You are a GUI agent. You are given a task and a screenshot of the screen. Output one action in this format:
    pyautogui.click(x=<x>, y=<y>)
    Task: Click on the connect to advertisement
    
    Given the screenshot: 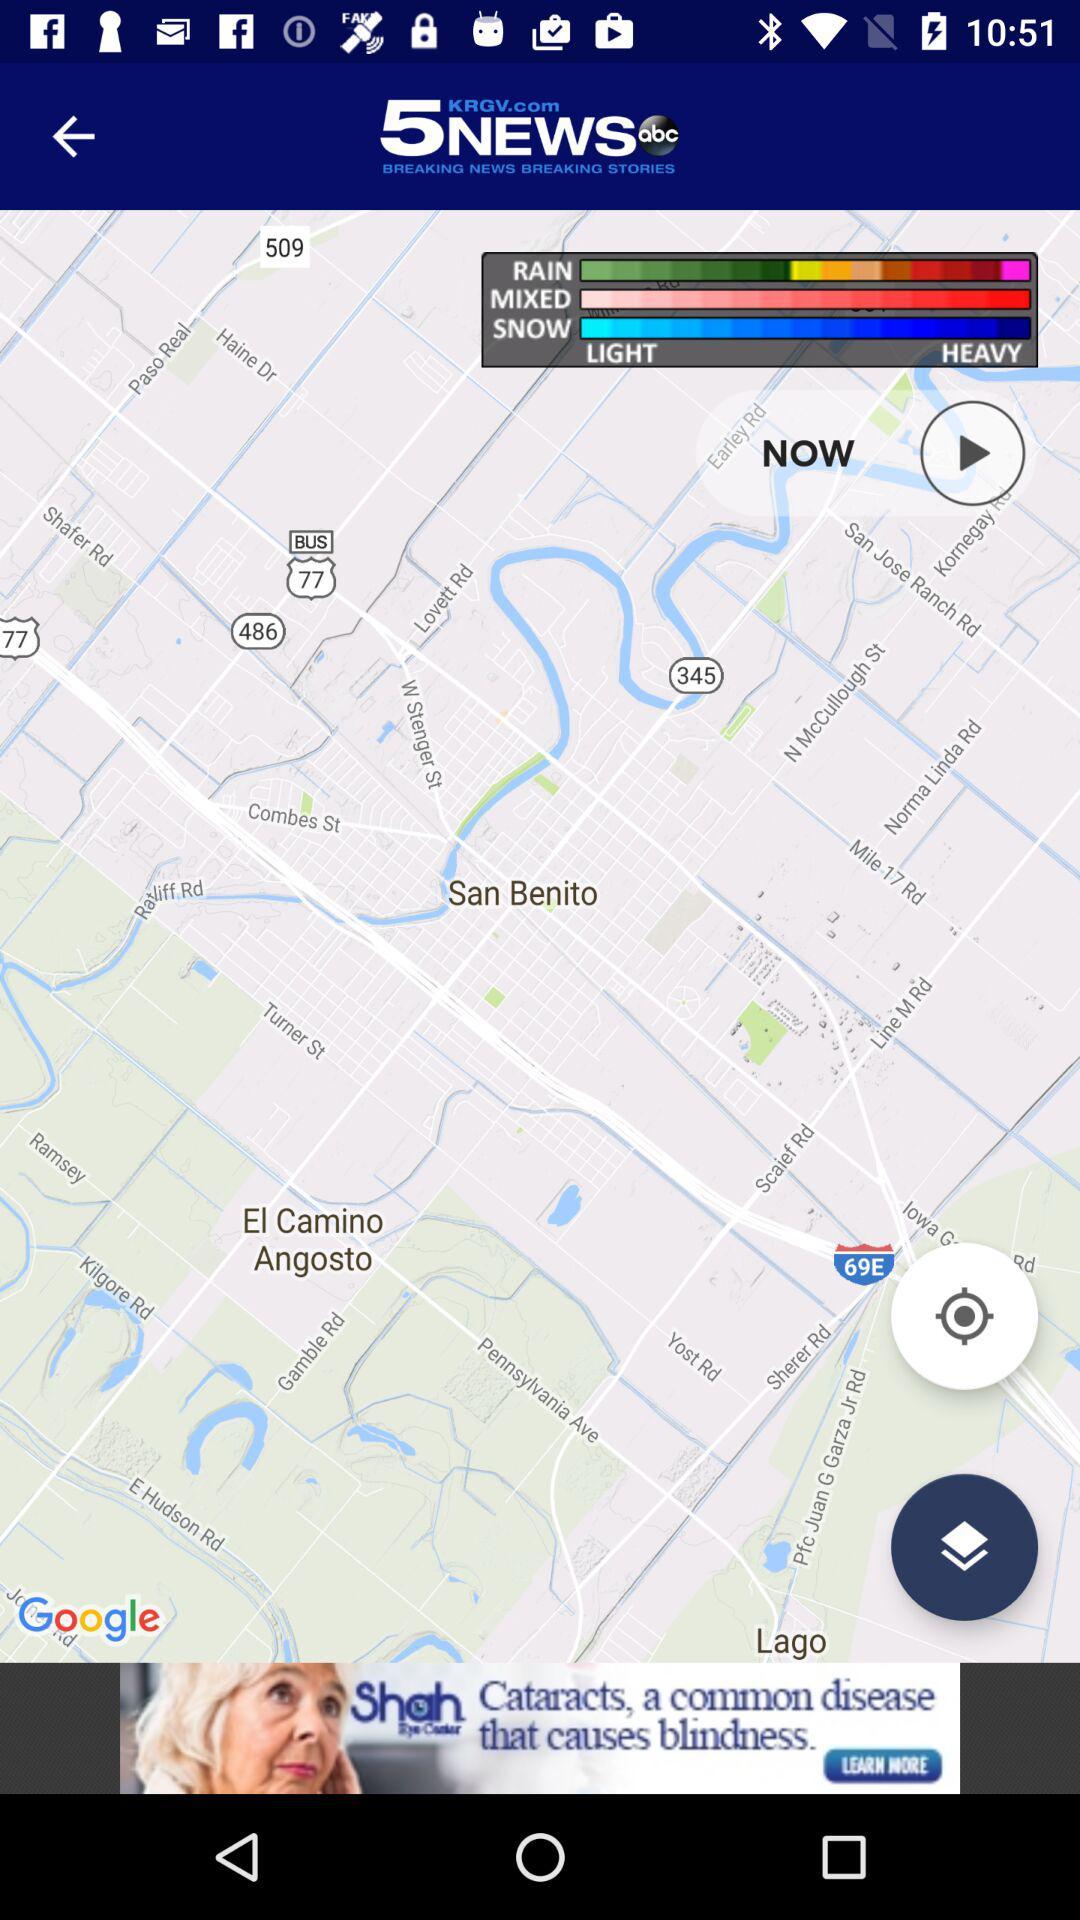 What is the action you would take?
    pyautogui.click(x=540, y=1727)
    